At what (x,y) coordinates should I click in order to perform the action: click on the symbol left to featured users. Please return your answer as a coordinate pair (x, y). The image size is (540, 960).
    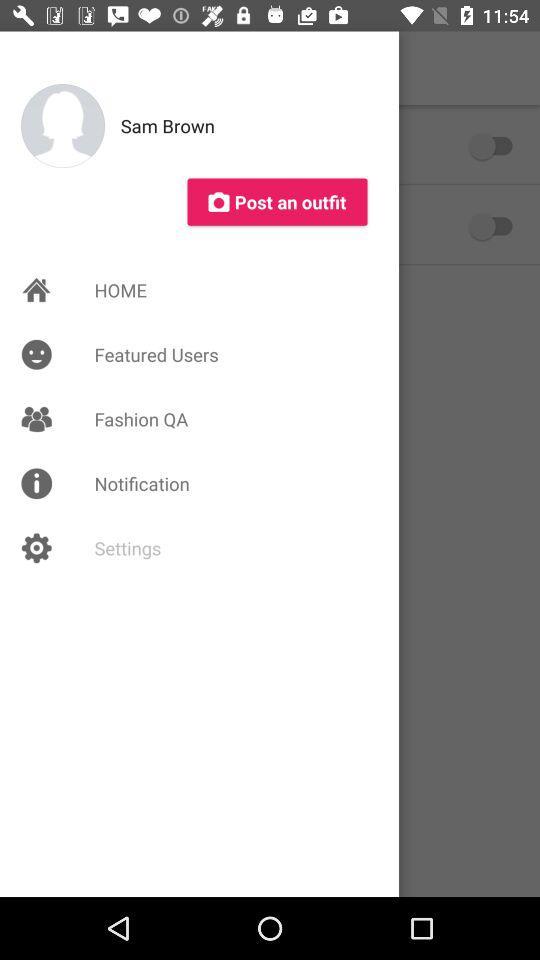
    Looking at the image, I should click on (36, 355).